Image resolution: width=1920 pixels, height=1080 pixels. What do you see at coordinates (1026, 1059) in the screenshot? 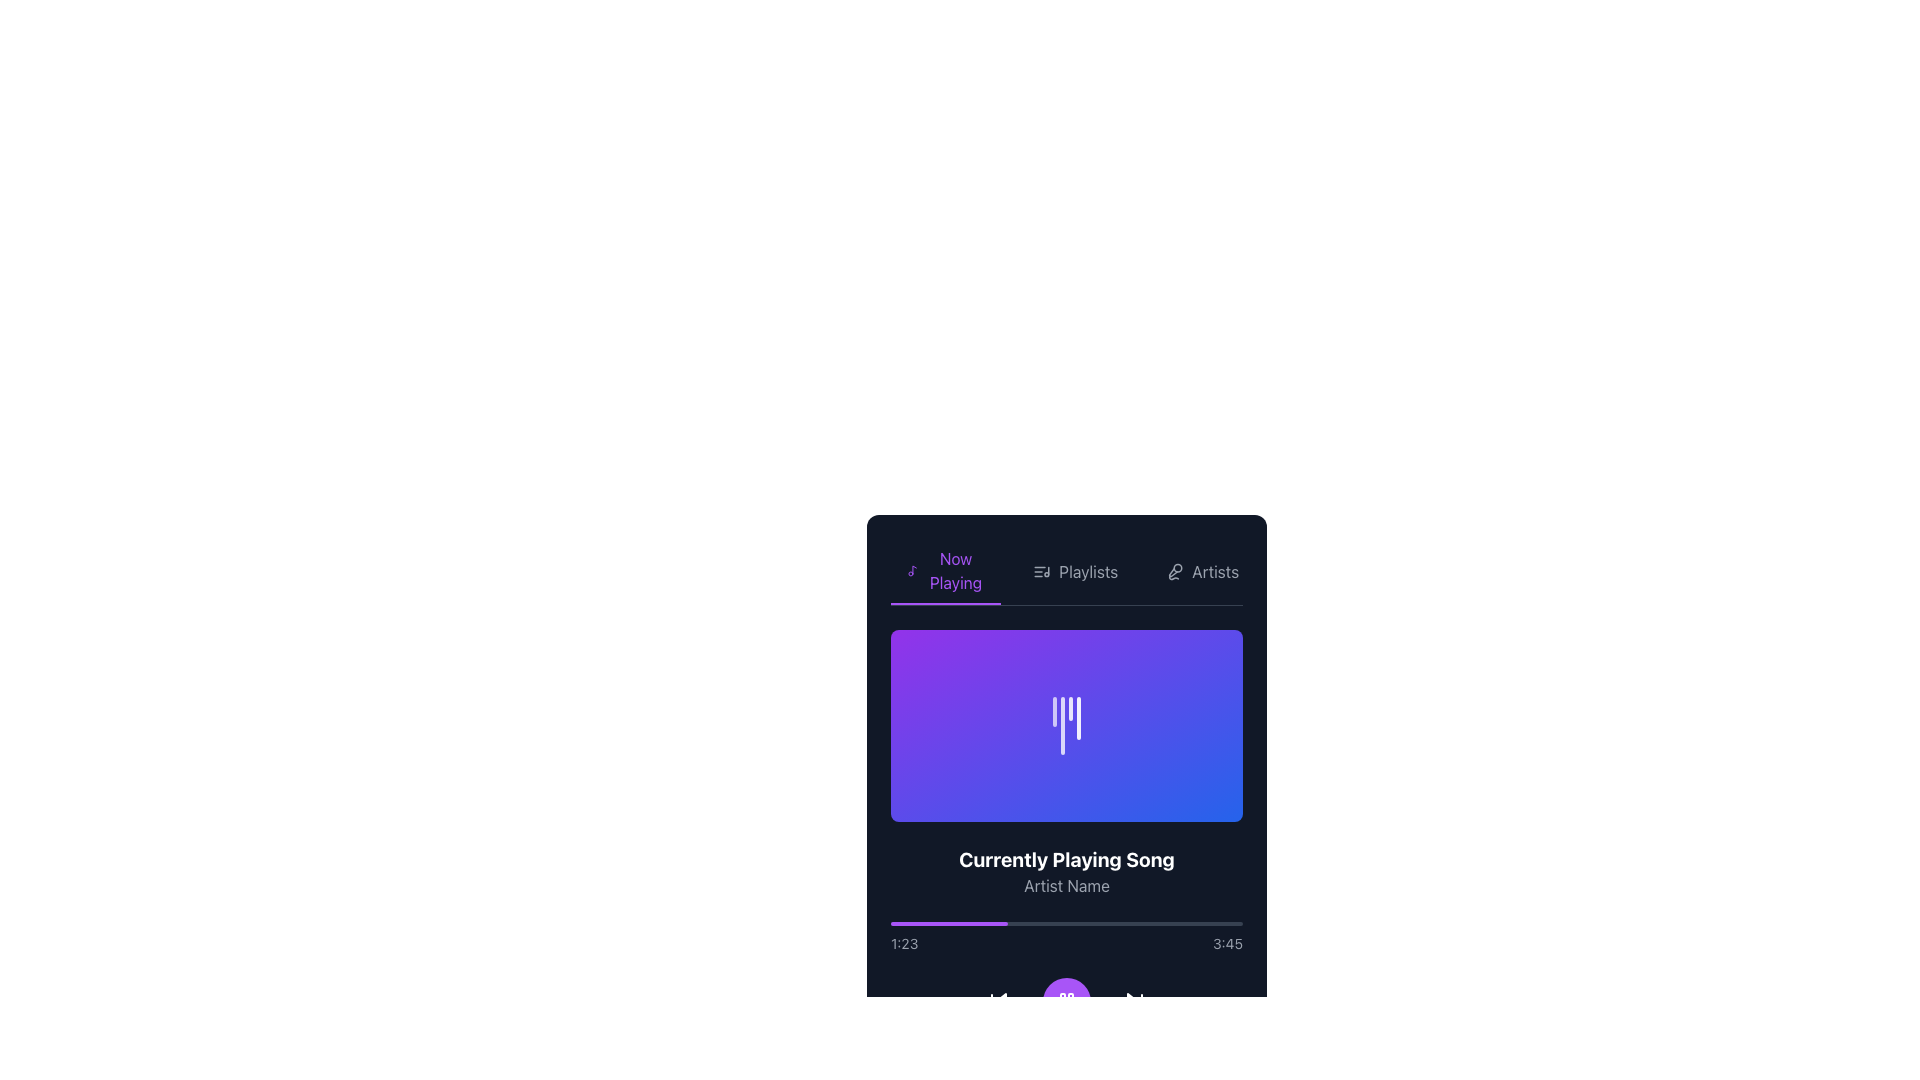
I see `the purple progress bar indicator located beneath the 'Currently Playing Song' title, visually presenting the current track's progress` at bounding box center [1026, 1059].